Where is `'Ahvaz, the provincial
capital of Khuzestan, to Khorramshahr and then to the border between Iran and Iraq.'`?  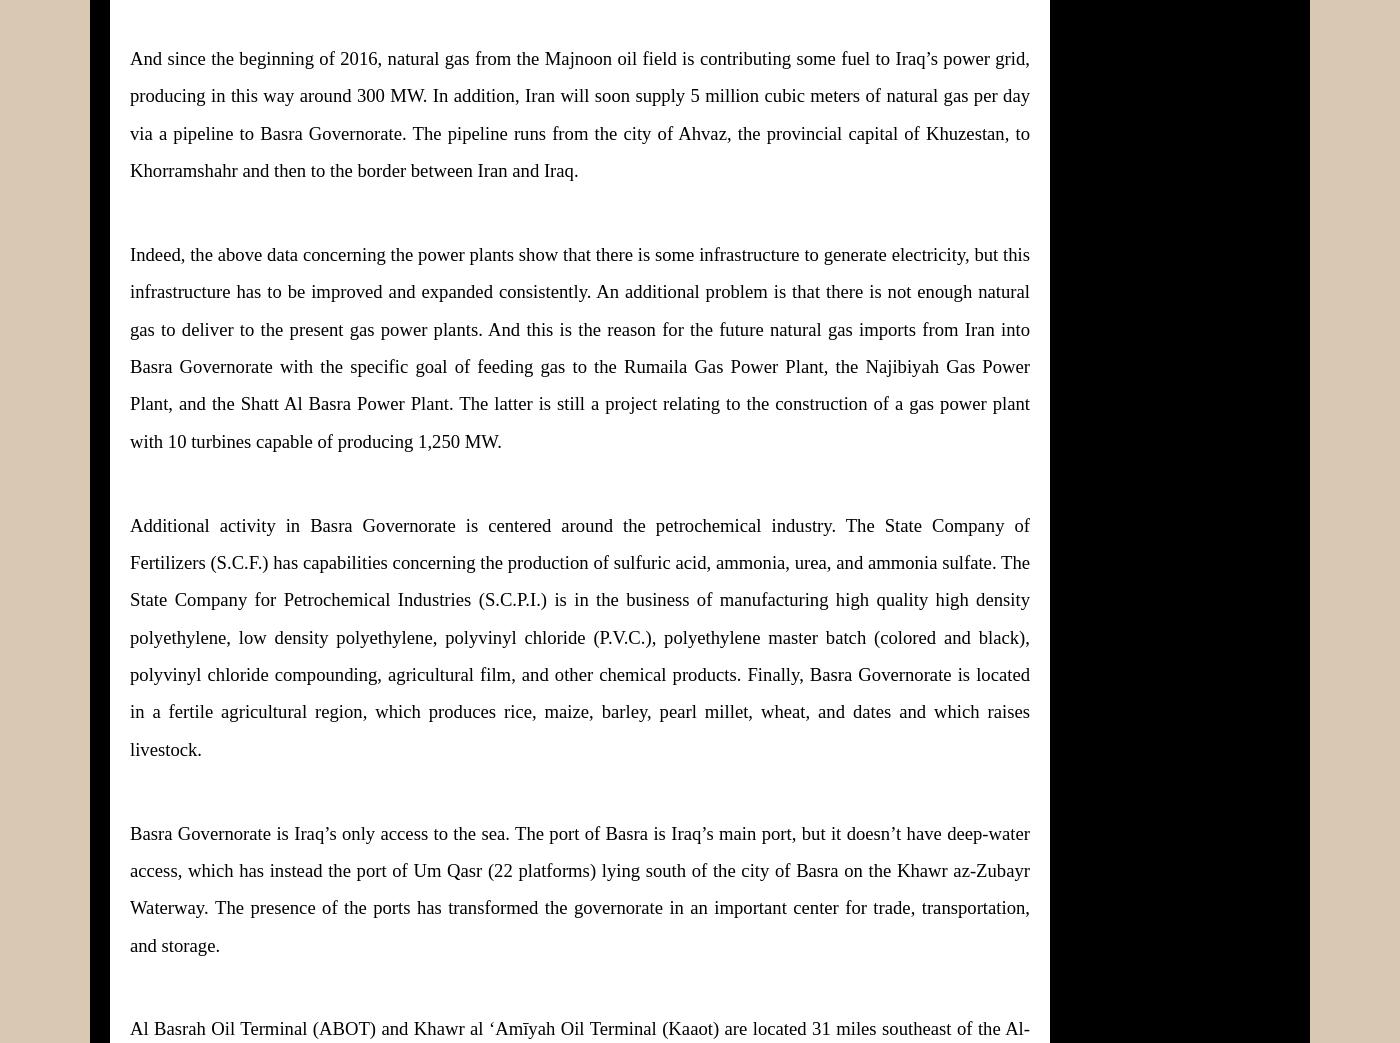
'Ahvaz, the provincial
capital of Khuzestan, to Khorramshahr and then to the border between Iran and Iraq.' is located at coordinates (580, 150).